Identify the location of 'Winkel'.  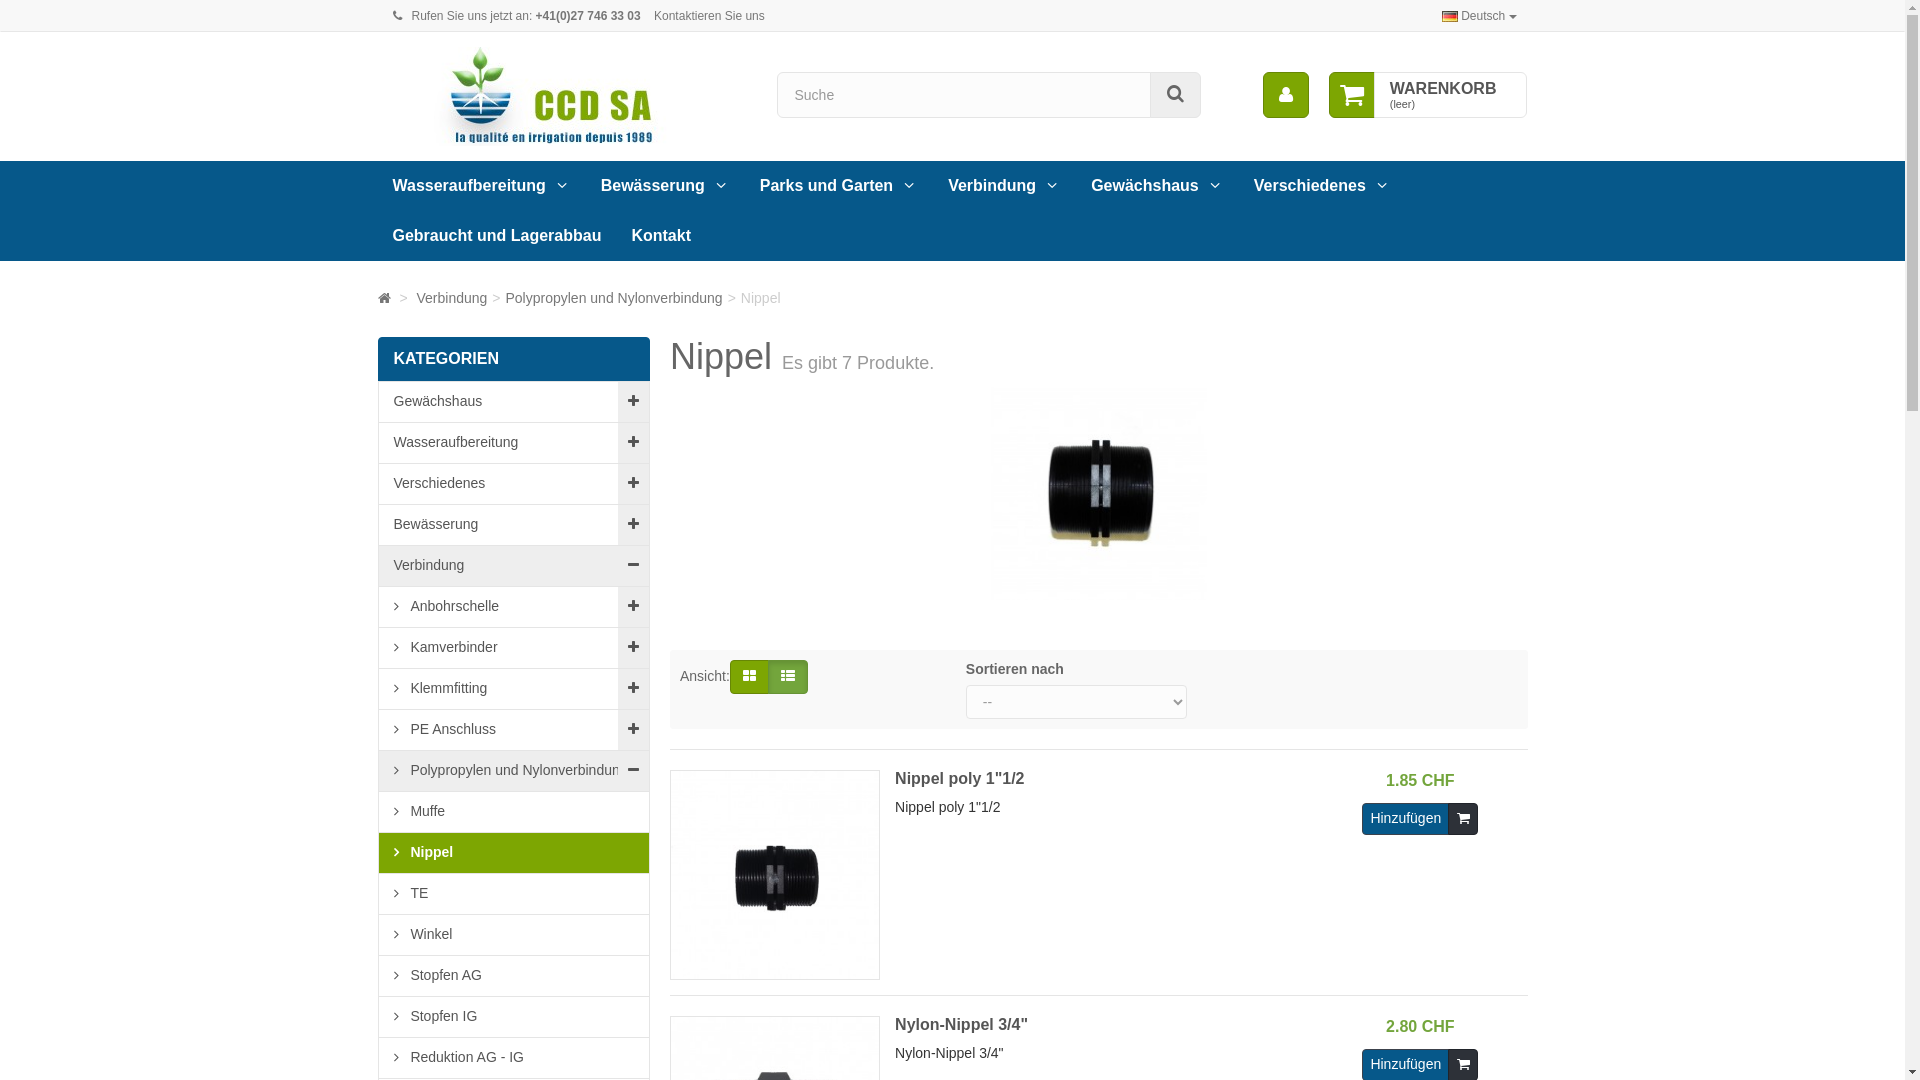
(378, 934).